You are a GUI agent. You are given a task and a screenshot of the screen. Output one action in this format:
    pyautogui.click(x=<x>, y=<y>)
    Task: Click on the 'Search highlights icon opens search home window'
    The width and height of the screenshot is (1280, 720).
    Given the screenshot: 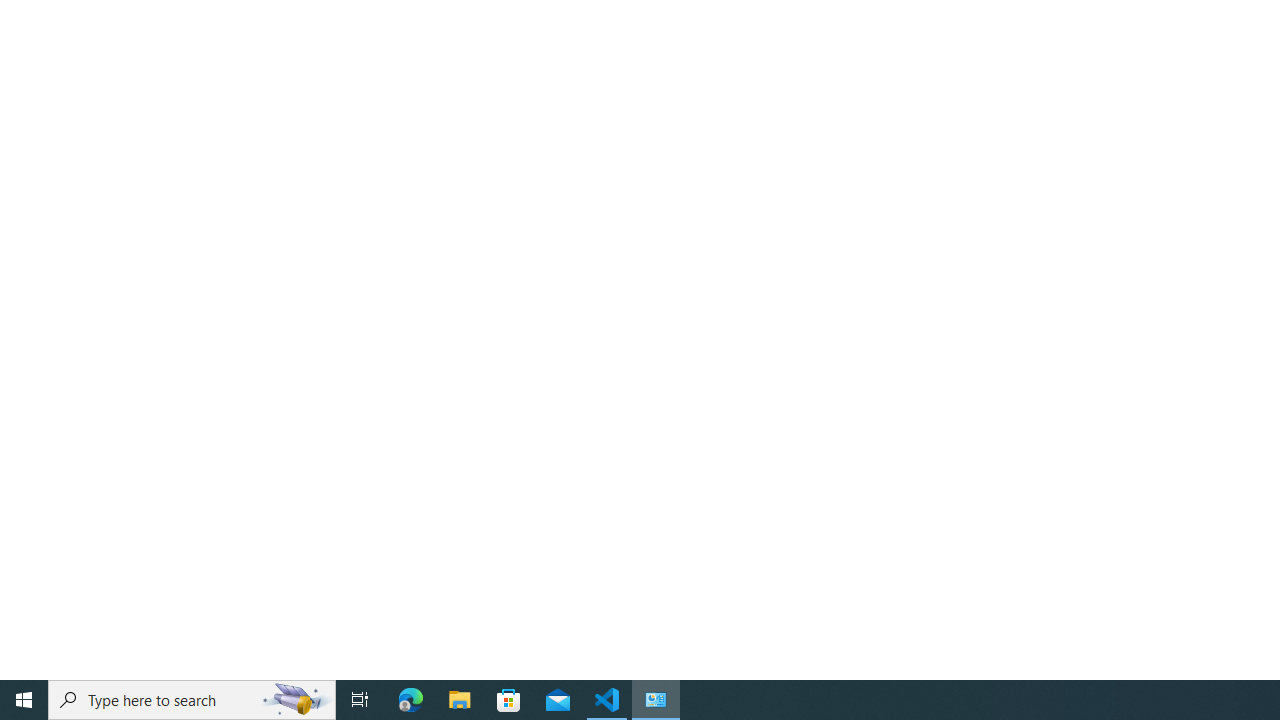 What is the action you would take?
    pyautogui.click(x=294, y=698)
    